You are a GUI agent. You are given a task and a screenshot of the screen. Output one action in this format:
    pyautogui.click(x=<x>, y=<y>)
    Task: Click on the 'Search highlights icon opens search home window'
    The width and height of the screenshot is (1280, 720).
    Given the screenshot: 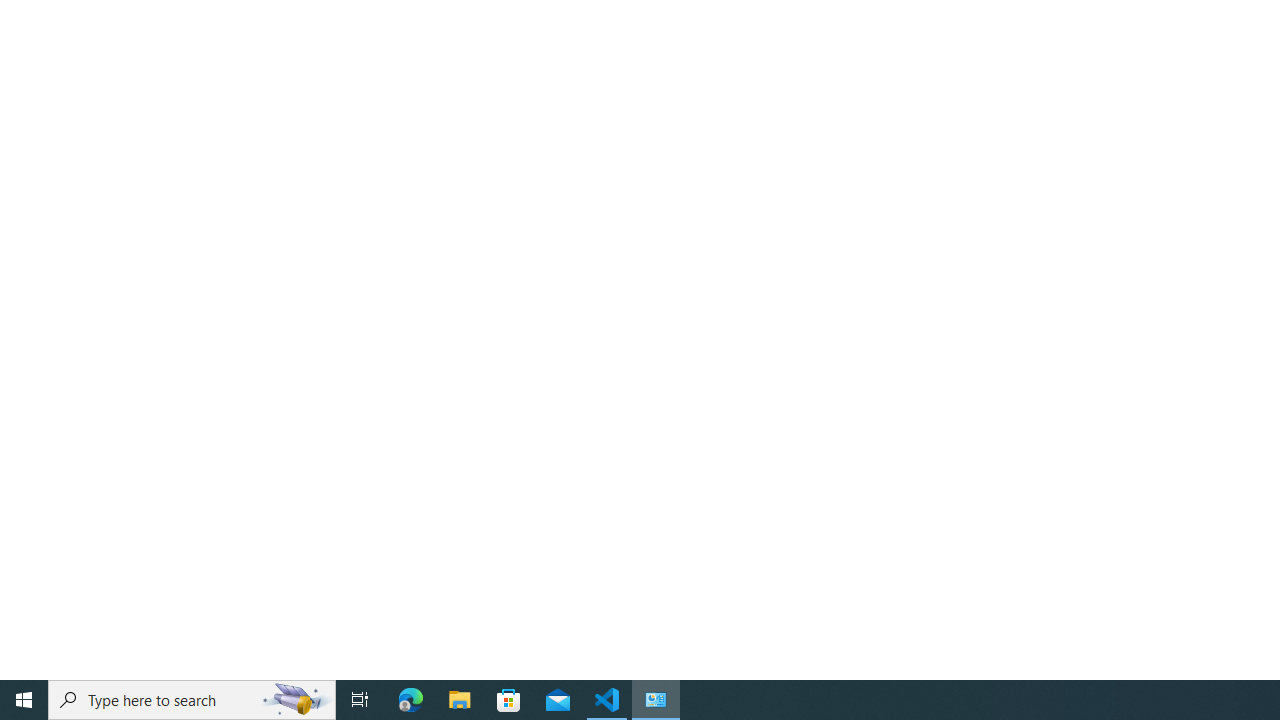 What is the action you would take?
    pyautogui.click(x=294, y=698)
    